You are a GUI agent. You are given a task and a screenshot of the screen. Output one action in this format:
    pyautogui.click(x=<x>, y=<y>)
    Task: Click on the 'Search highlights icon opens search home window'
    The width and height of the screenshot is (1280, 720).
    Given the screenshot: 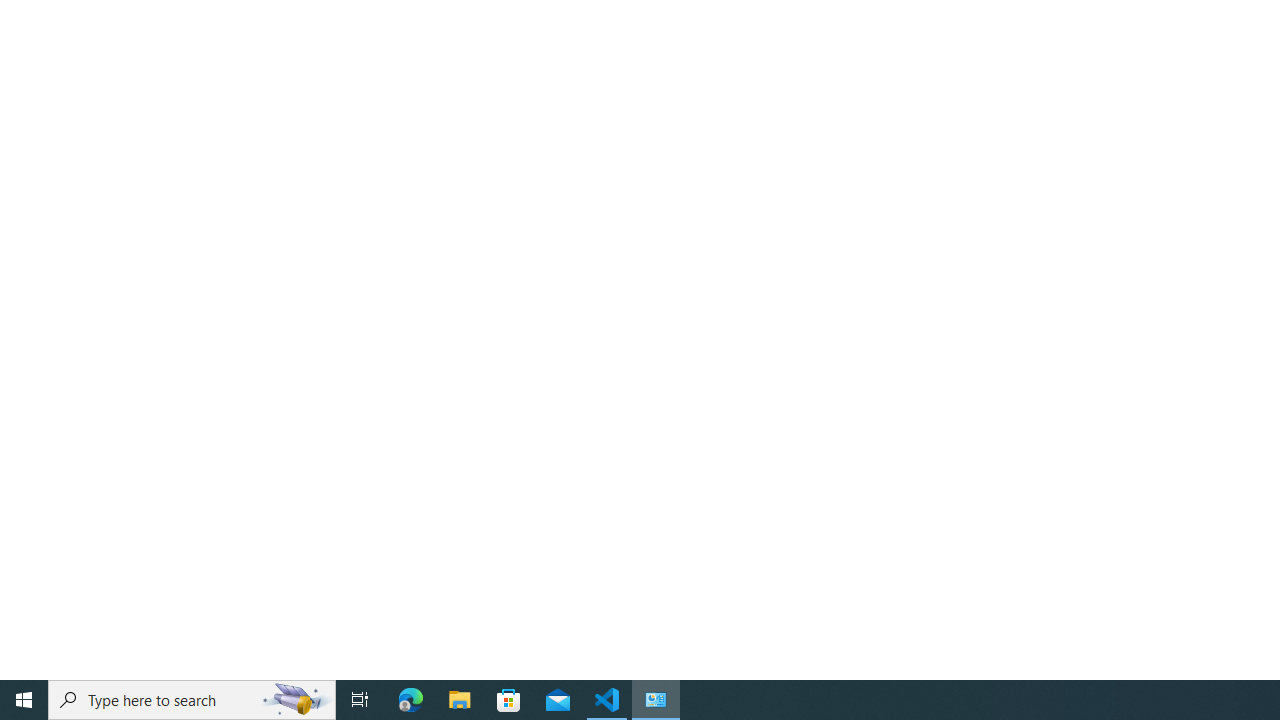 What is the action you would take?
    pyautogui.click(x=294, y=698)
    